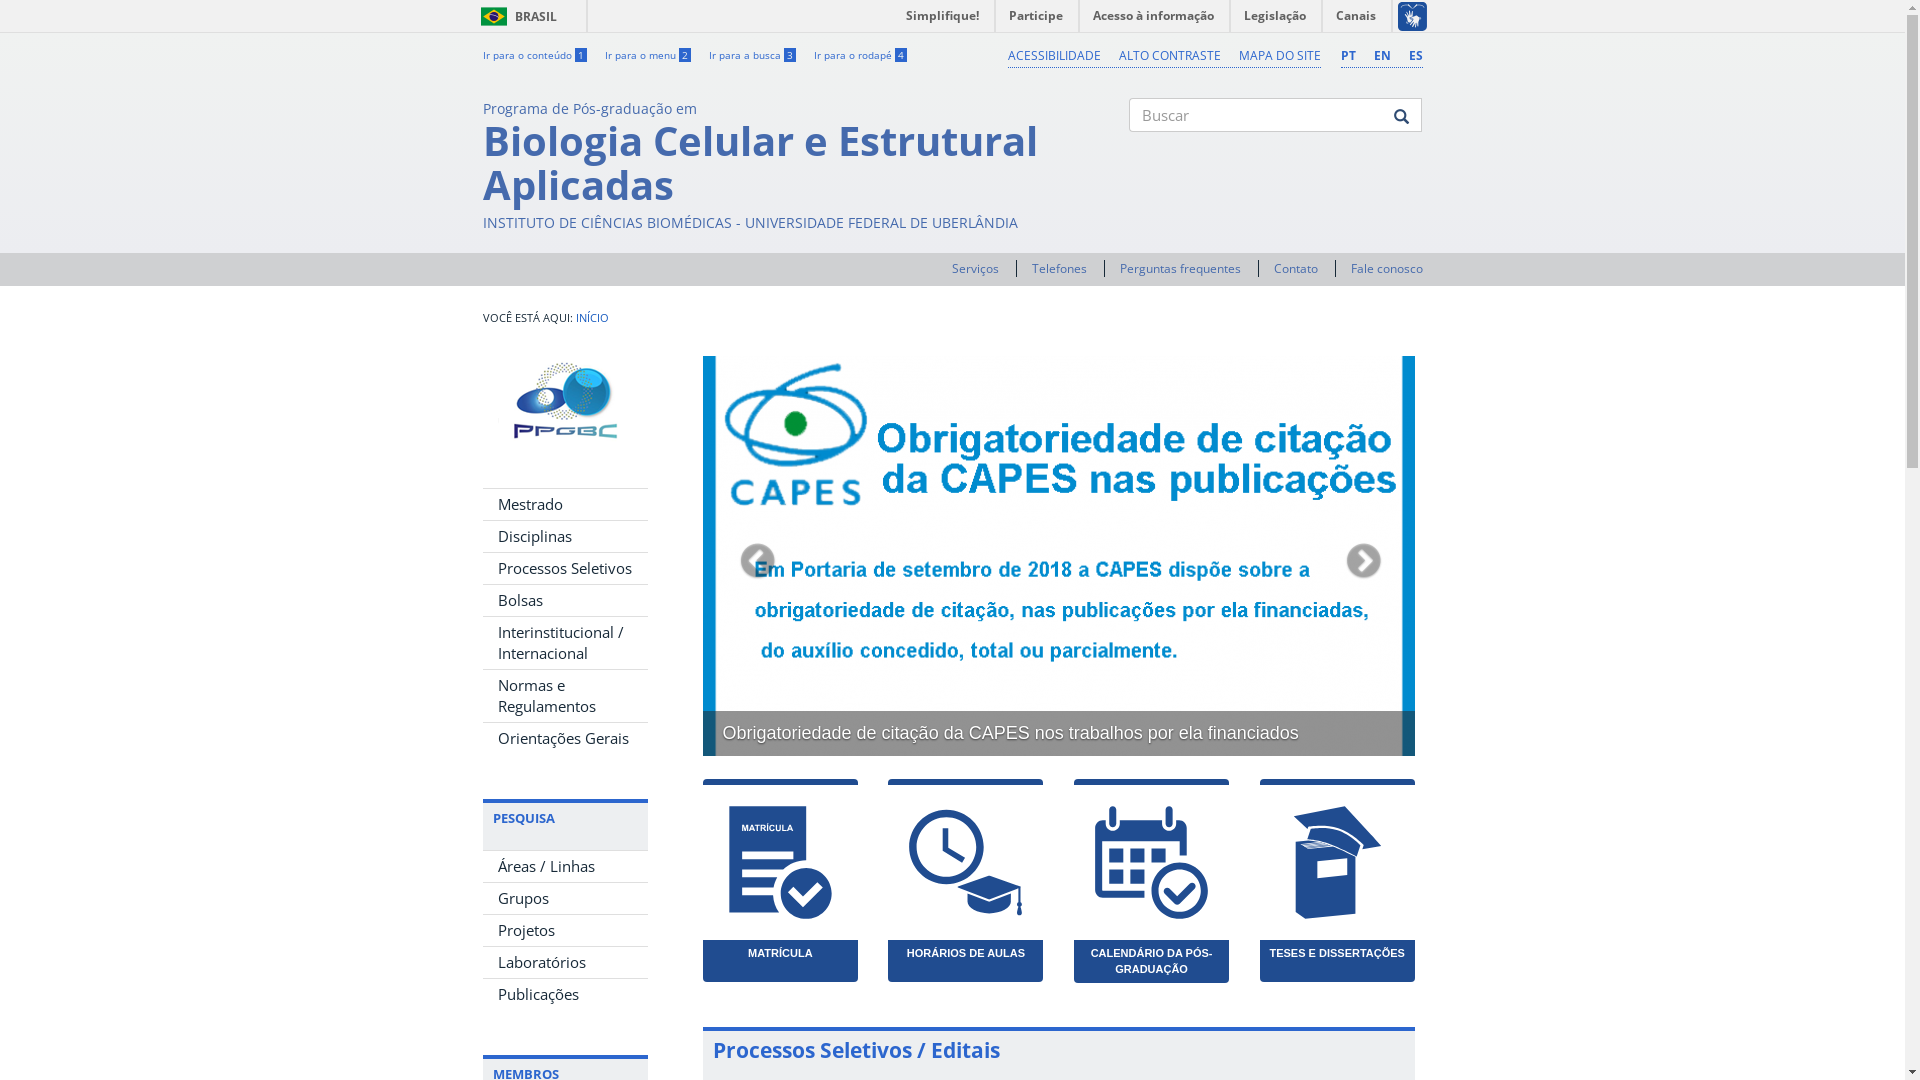  Describe the element at coordinates (563, 503) in the screenshot. I see `'Mestrado'` at that location.